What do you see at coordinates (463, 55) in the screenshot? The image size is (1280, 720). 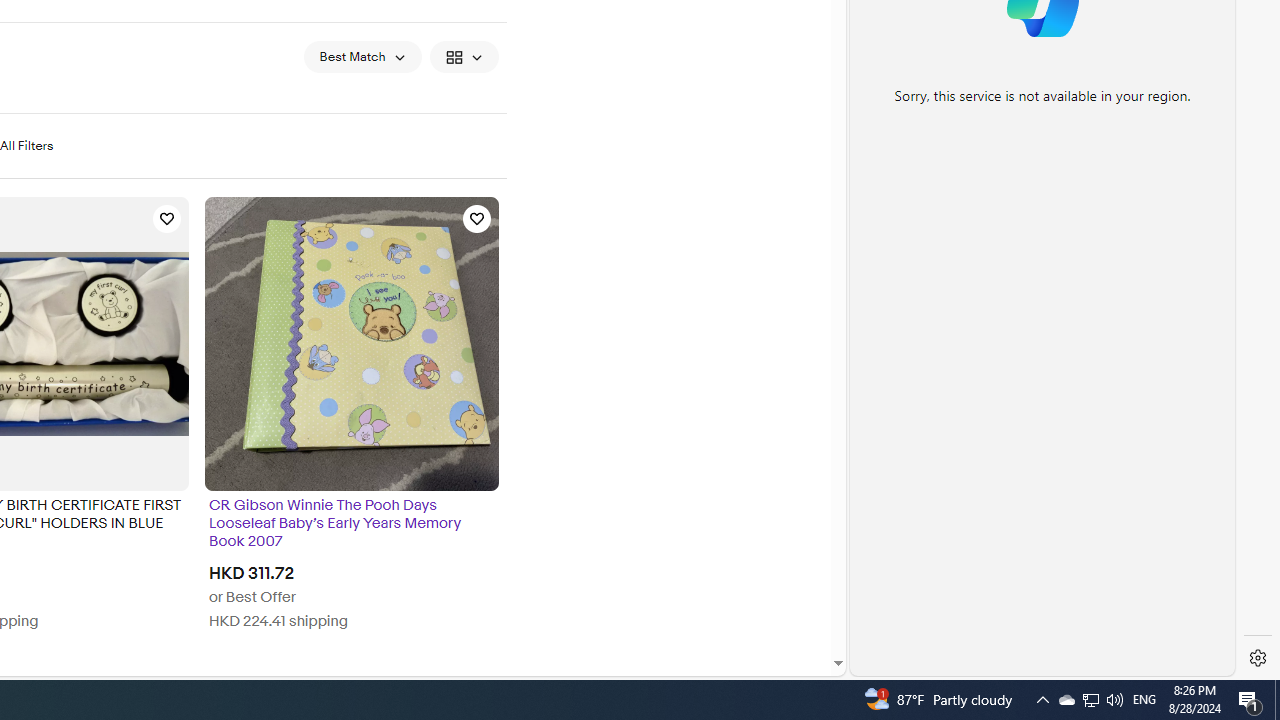 I see `'View: Gallery View'` at bounding box center [463, 55].